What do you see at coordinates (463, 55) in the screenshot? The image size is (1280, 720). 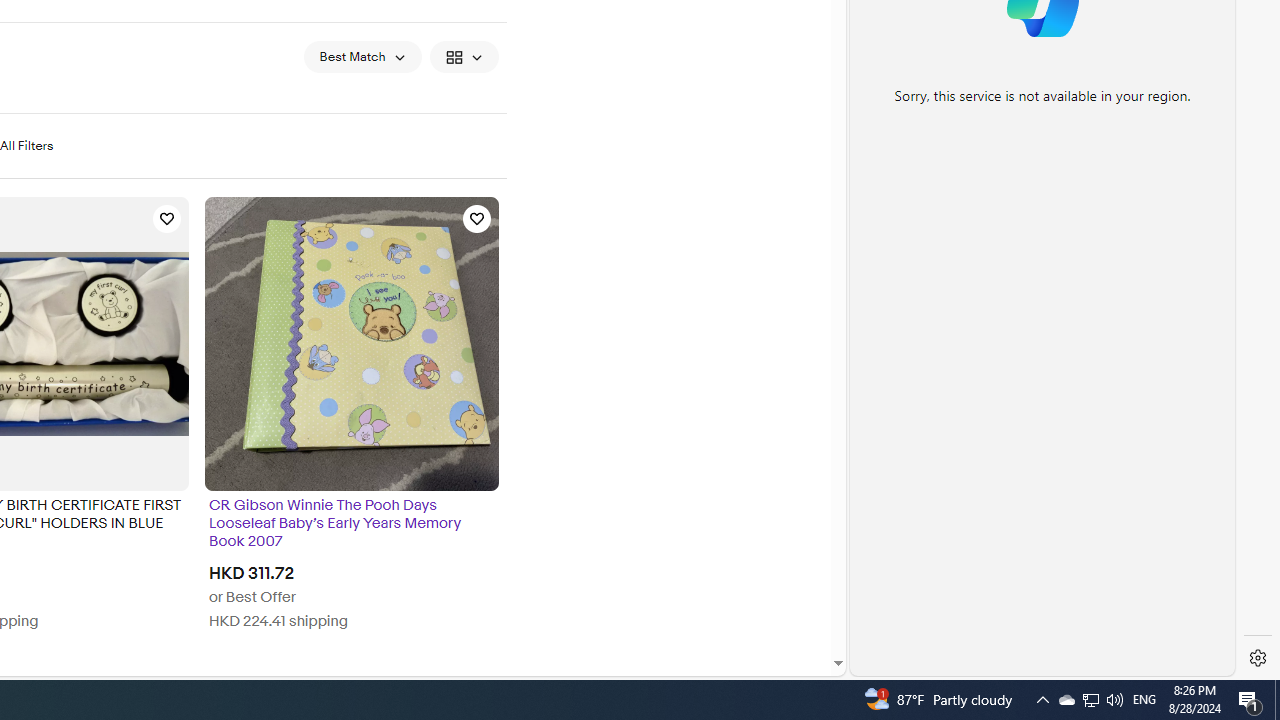 I see `'View: Gallery View'` at bounding box center [463, 55].